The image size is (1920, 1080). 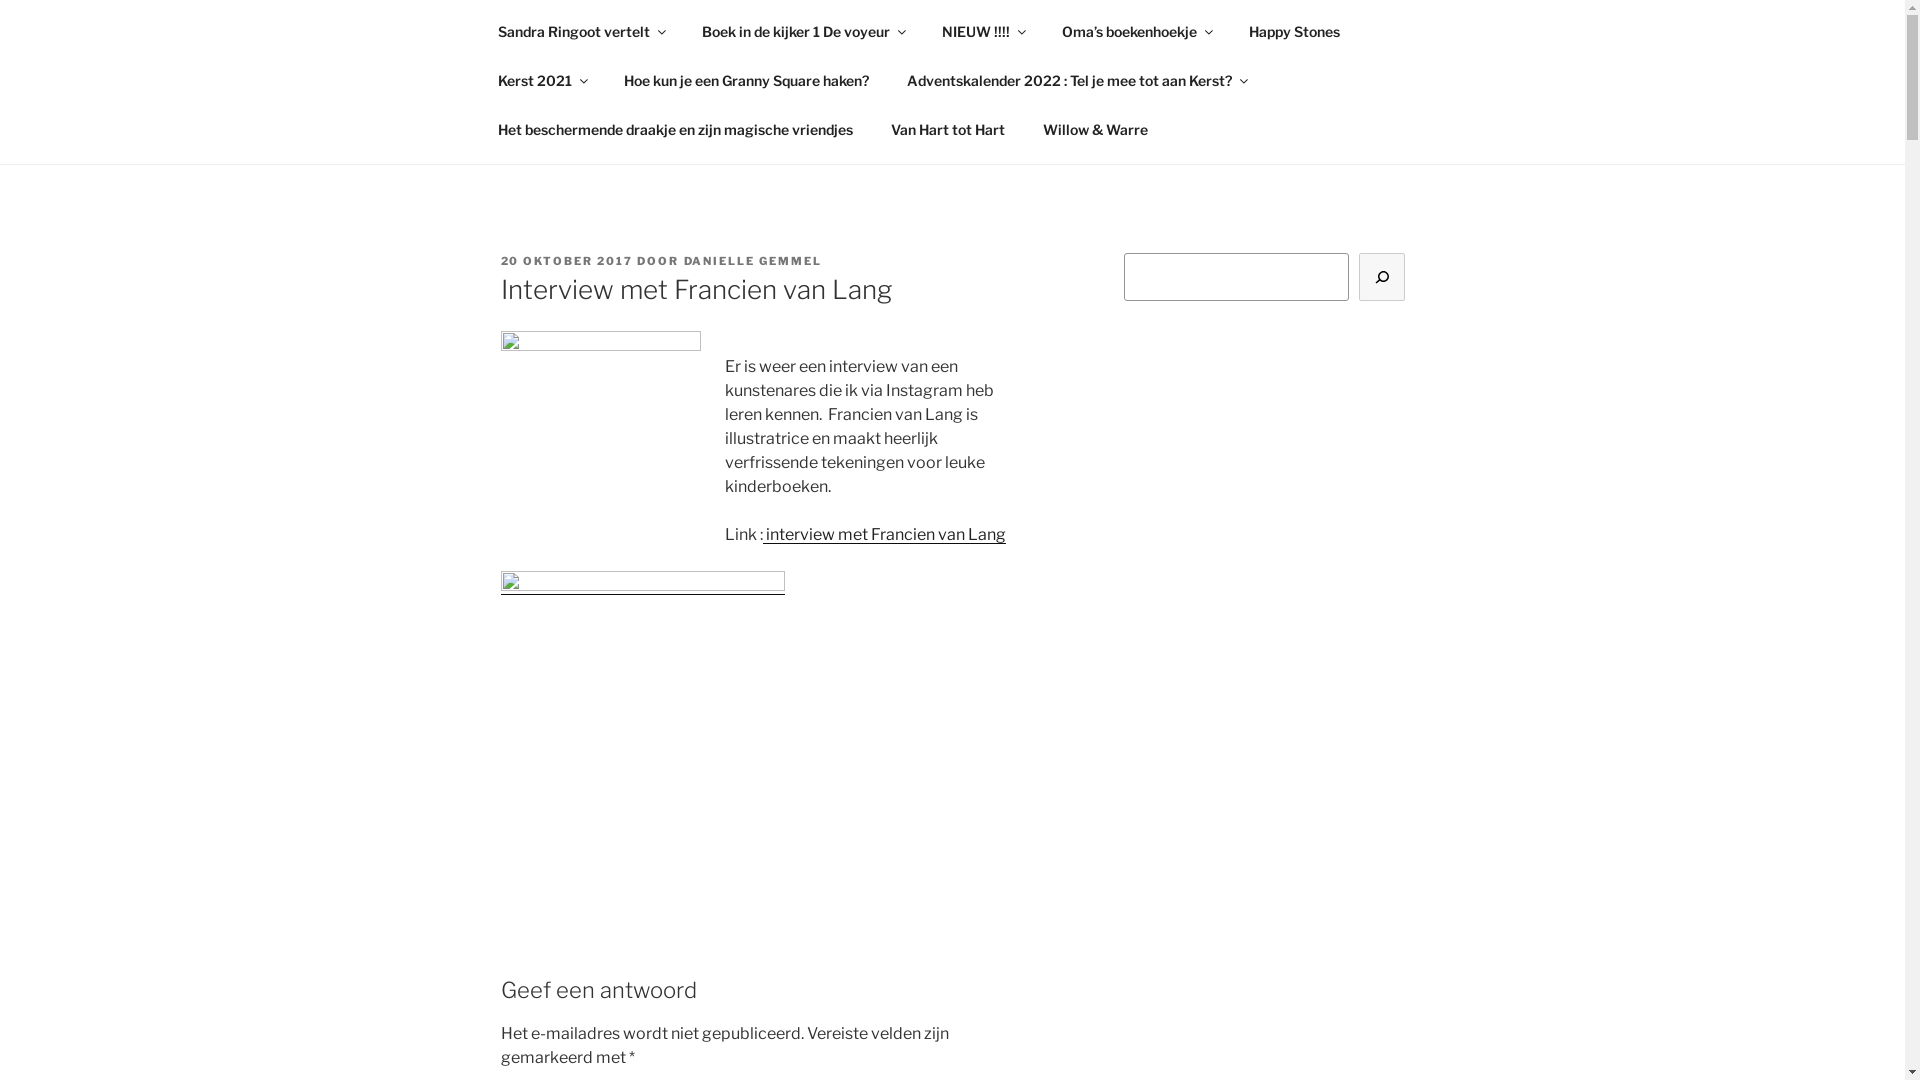 What do you see at coordinates (1295, 30) in the screenshot?
I see `'Happy Stones'` at bounding box center [1295, 30].